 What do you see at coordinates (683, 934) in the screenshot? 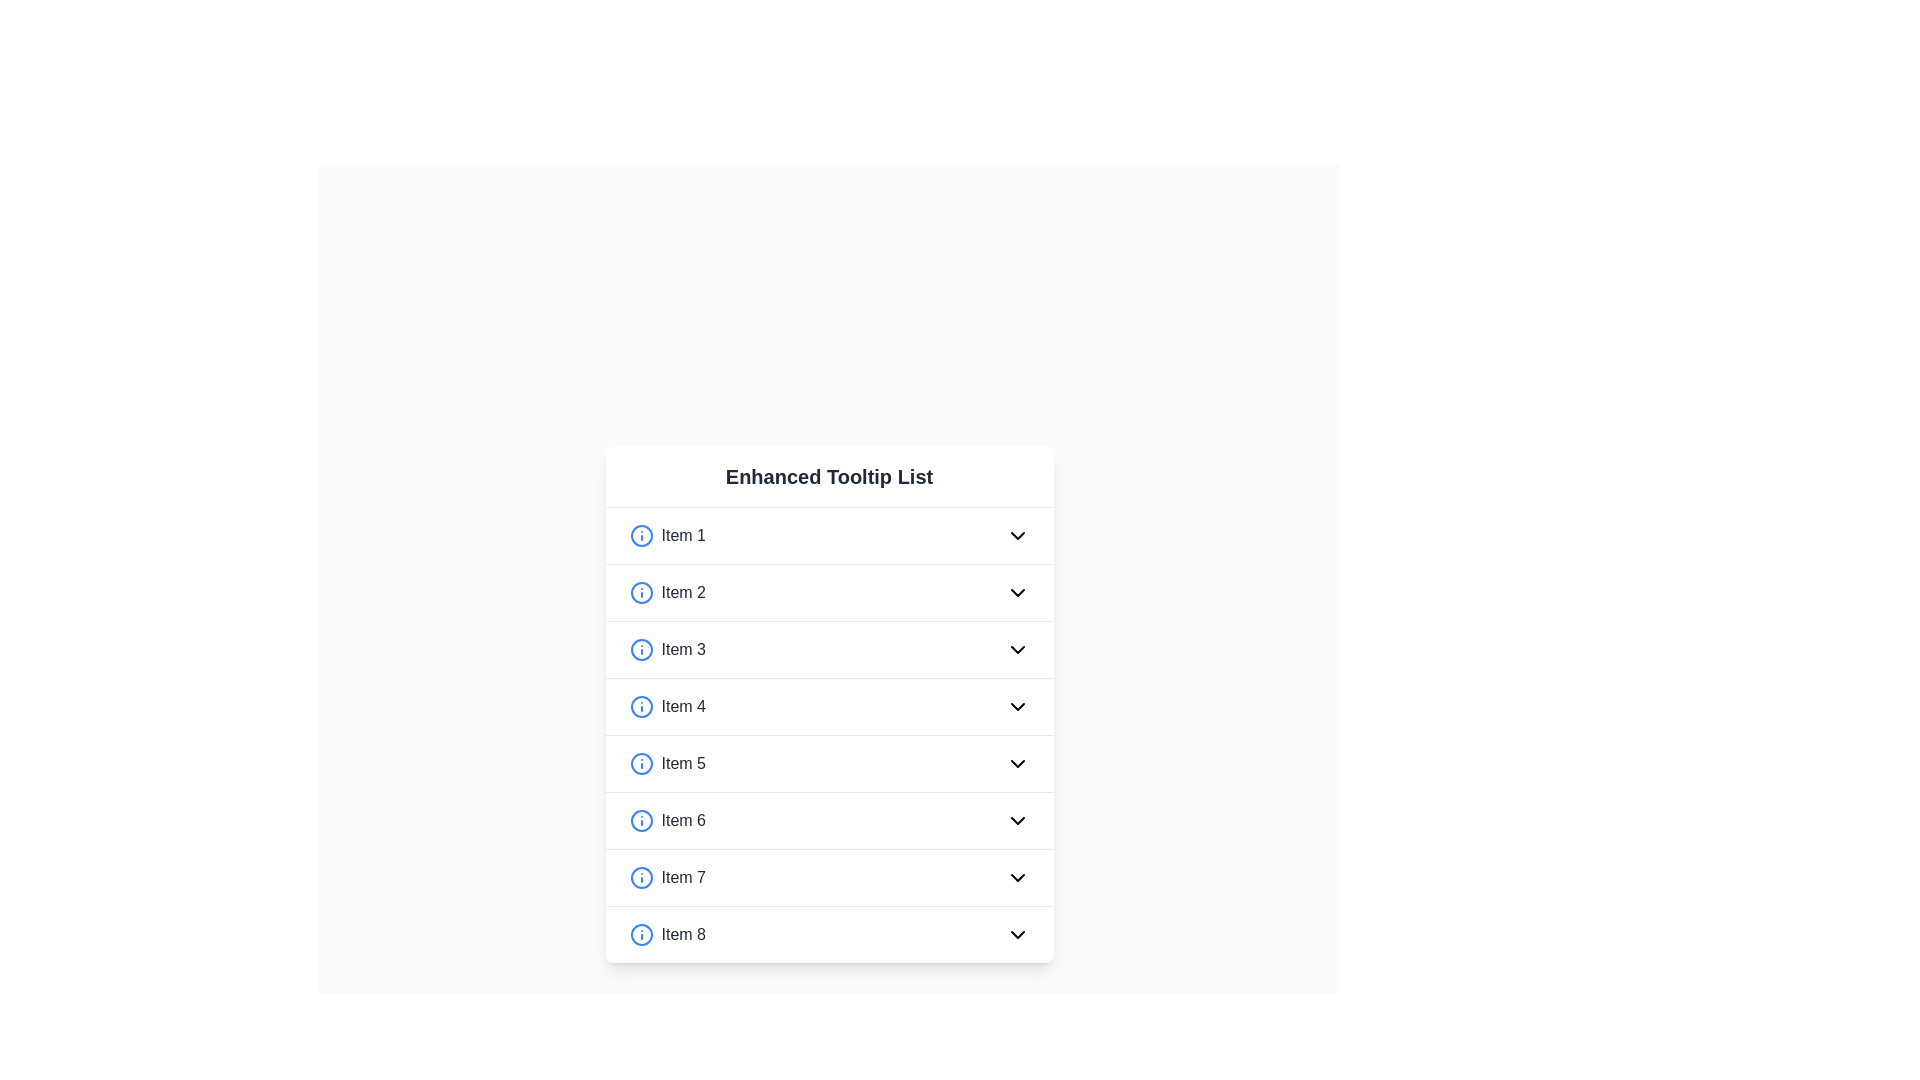
I see `the label element displaying 'Item 8', which is styled in gray and located in the eighth row of a vertical list` at bounding box center [683, 934].